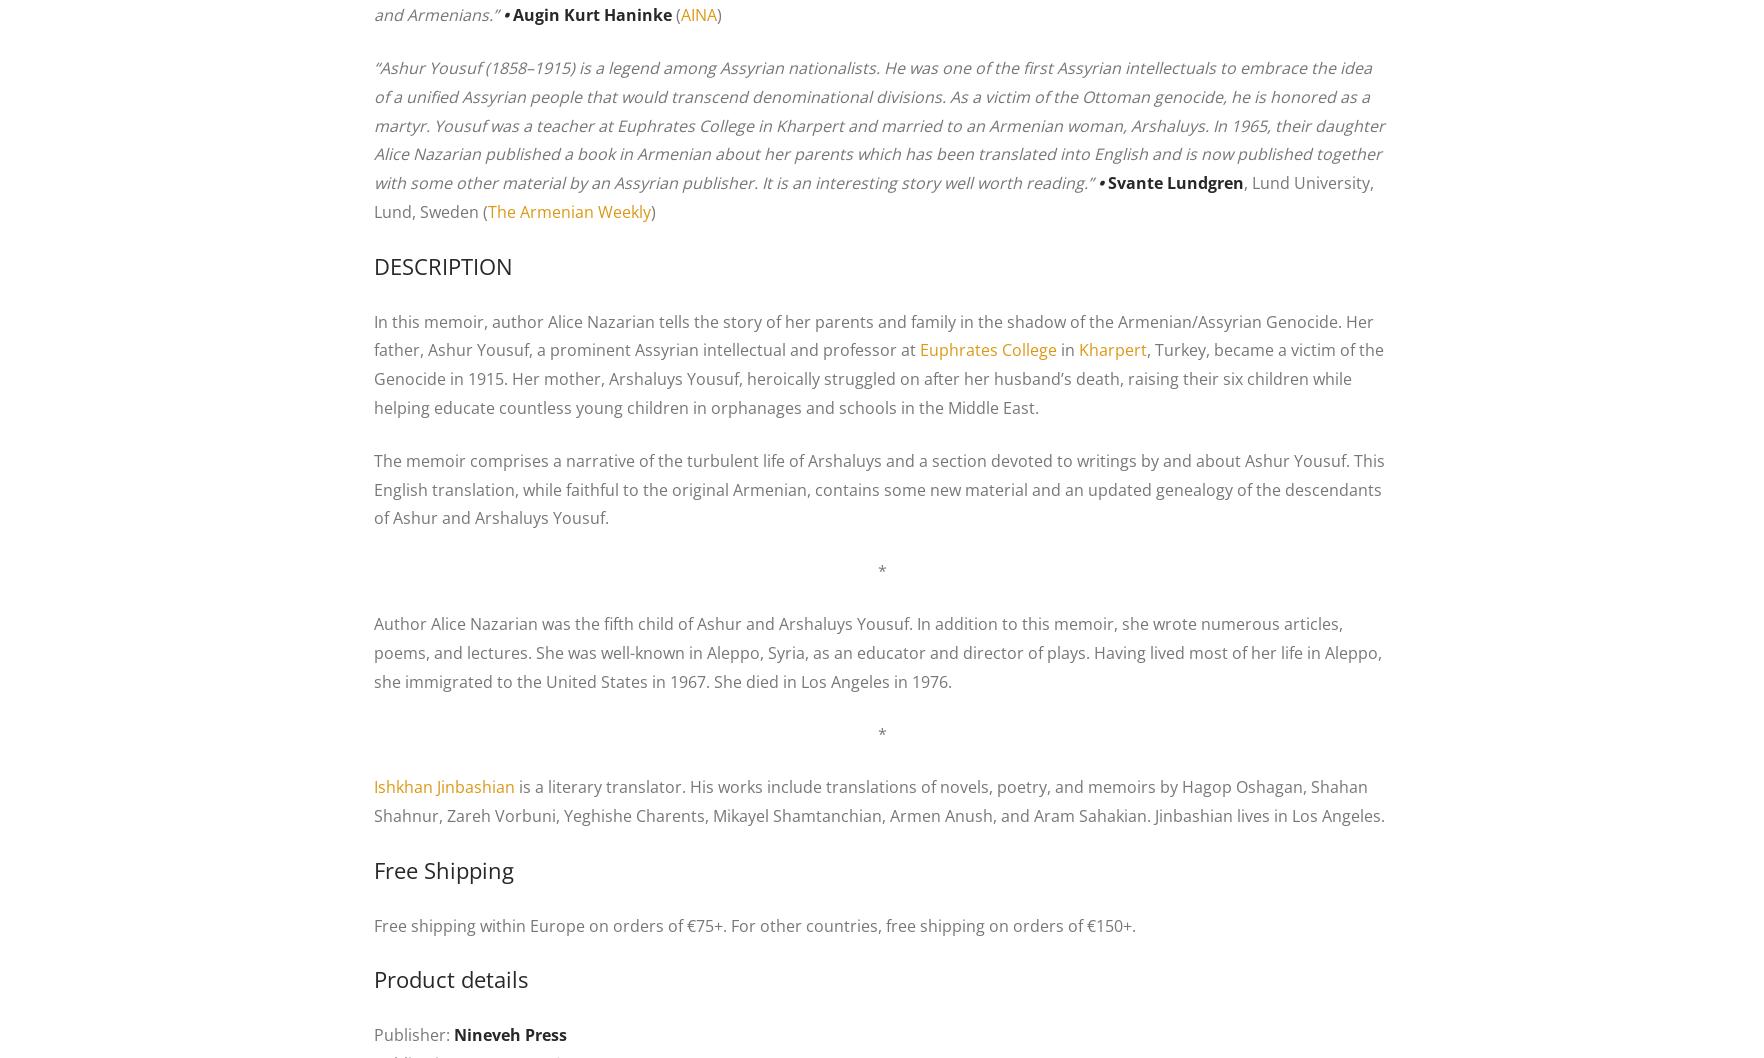  What do you see at coordinates (877, 651) in the screenshot?
I see `'Author Alice Nazarian was the fifth child of Ashur and Arshaluys Yousuf. In addition to this memoir, she wrote numerous articles, poems, and lectures. She was well-known in Aleppo, Syria, as an educator and director of plays. Having lived most of her life in Aleppo, she immigrated to the United States in 1967. She died in Los Angeles in 1976.'` at bounding box center [877, 651].